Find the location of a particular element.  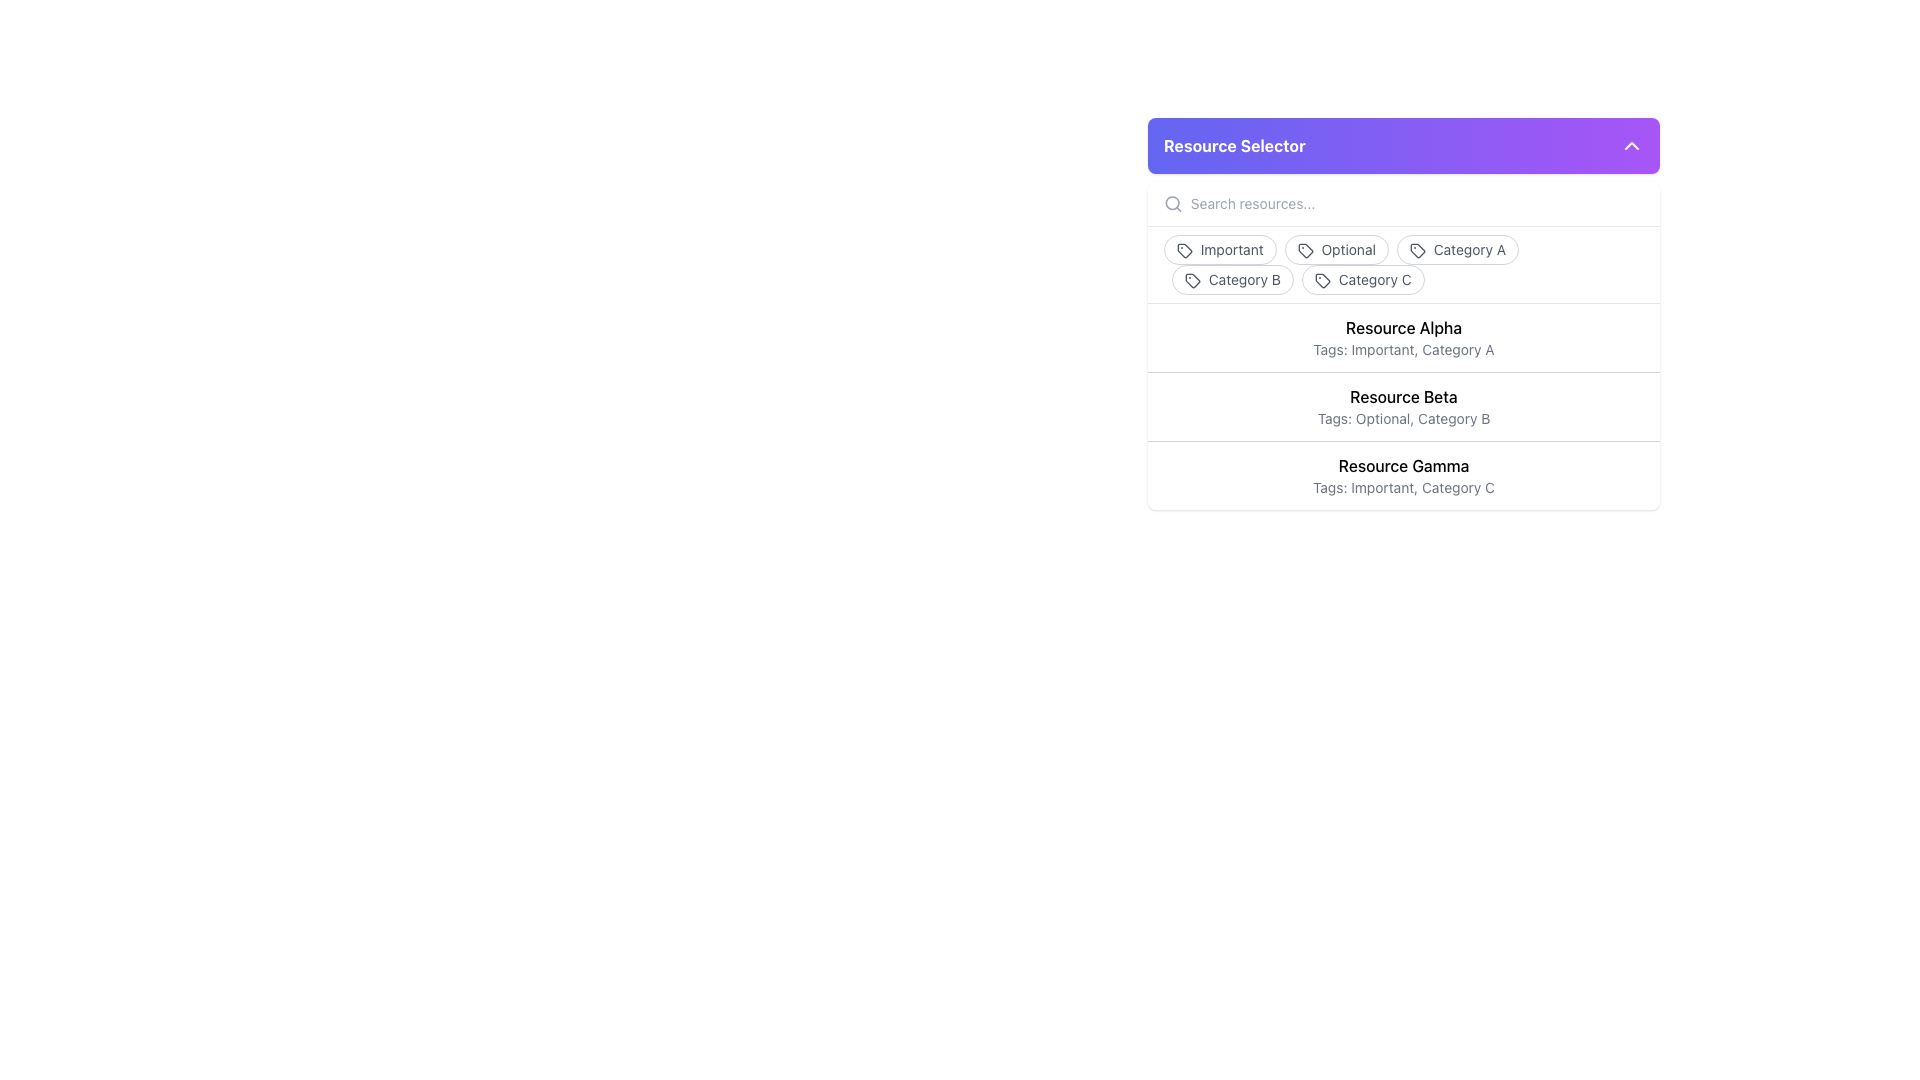

the 'Category C' tag within the group of interactive tags located below the 'Search resources...' input field is located at coordinates (1402, 262).